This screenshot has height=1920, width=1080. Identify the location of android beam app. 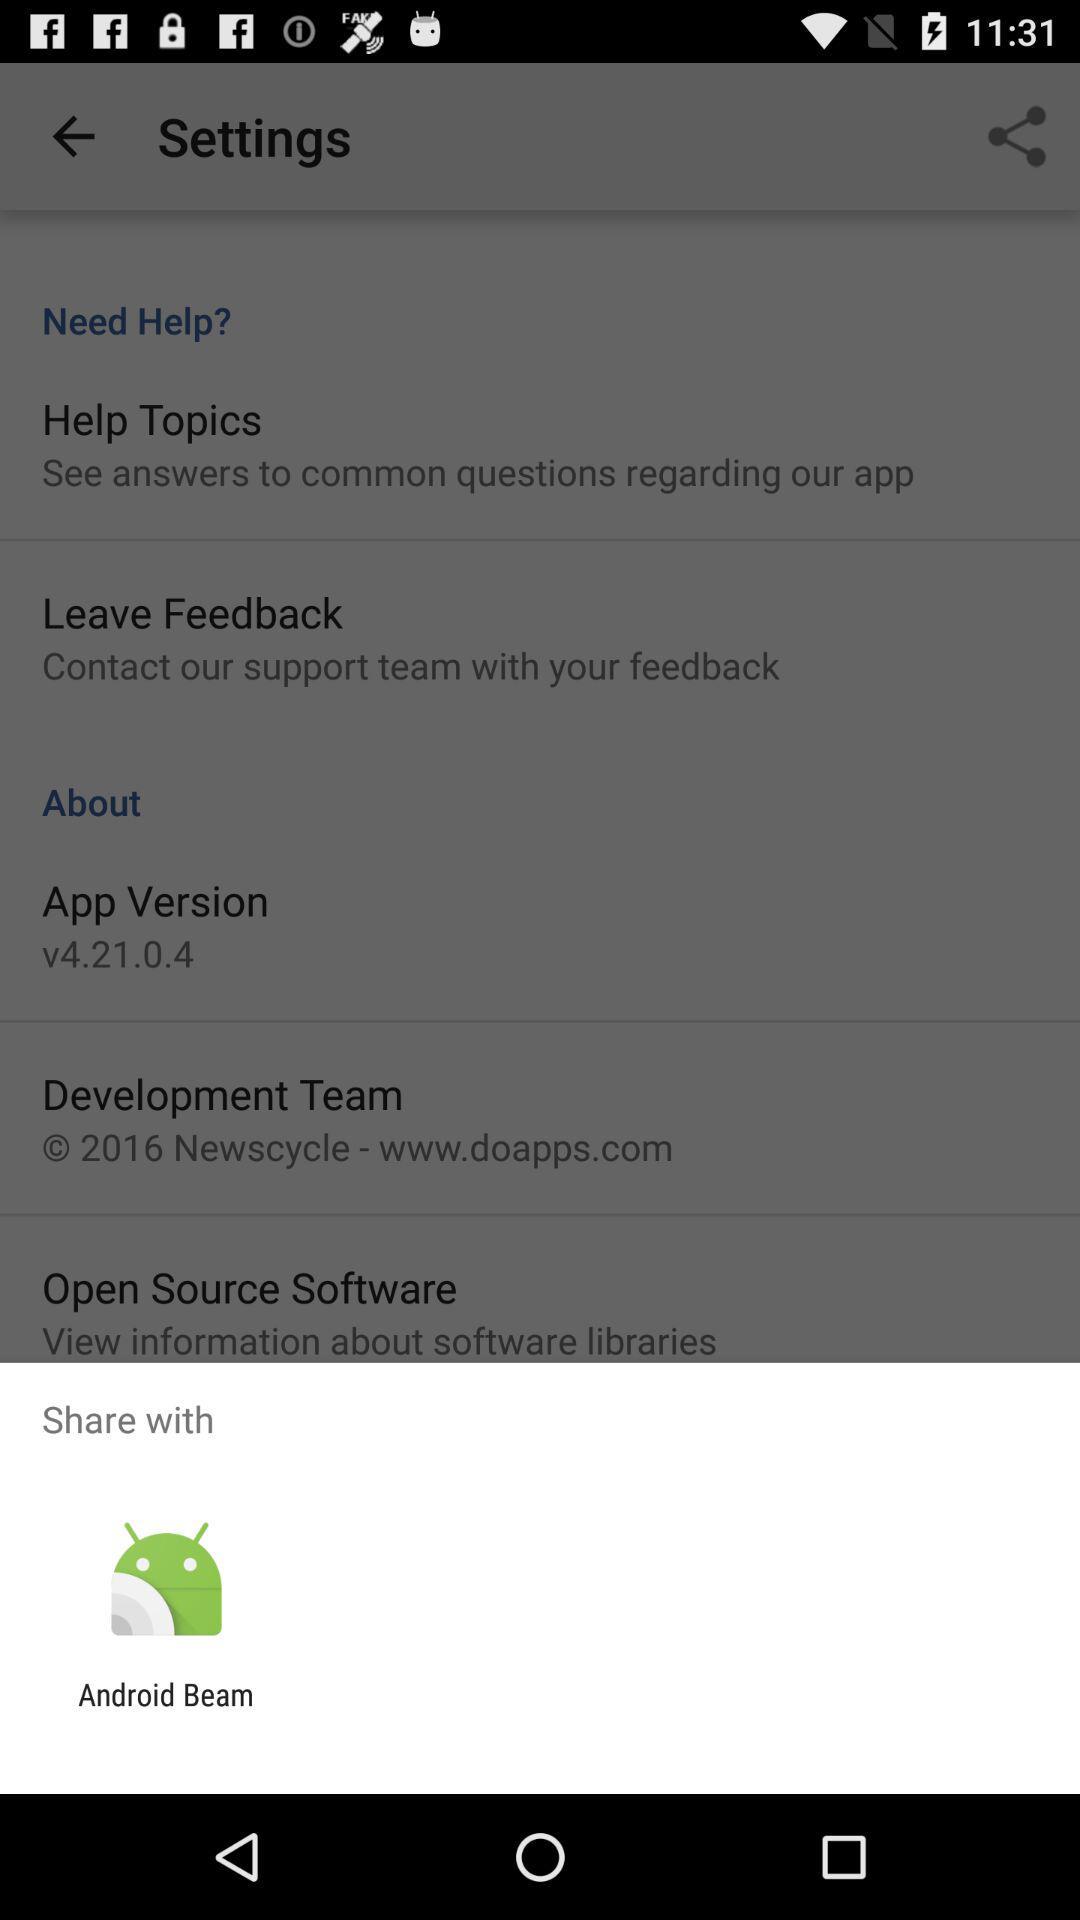
(165, 1711).